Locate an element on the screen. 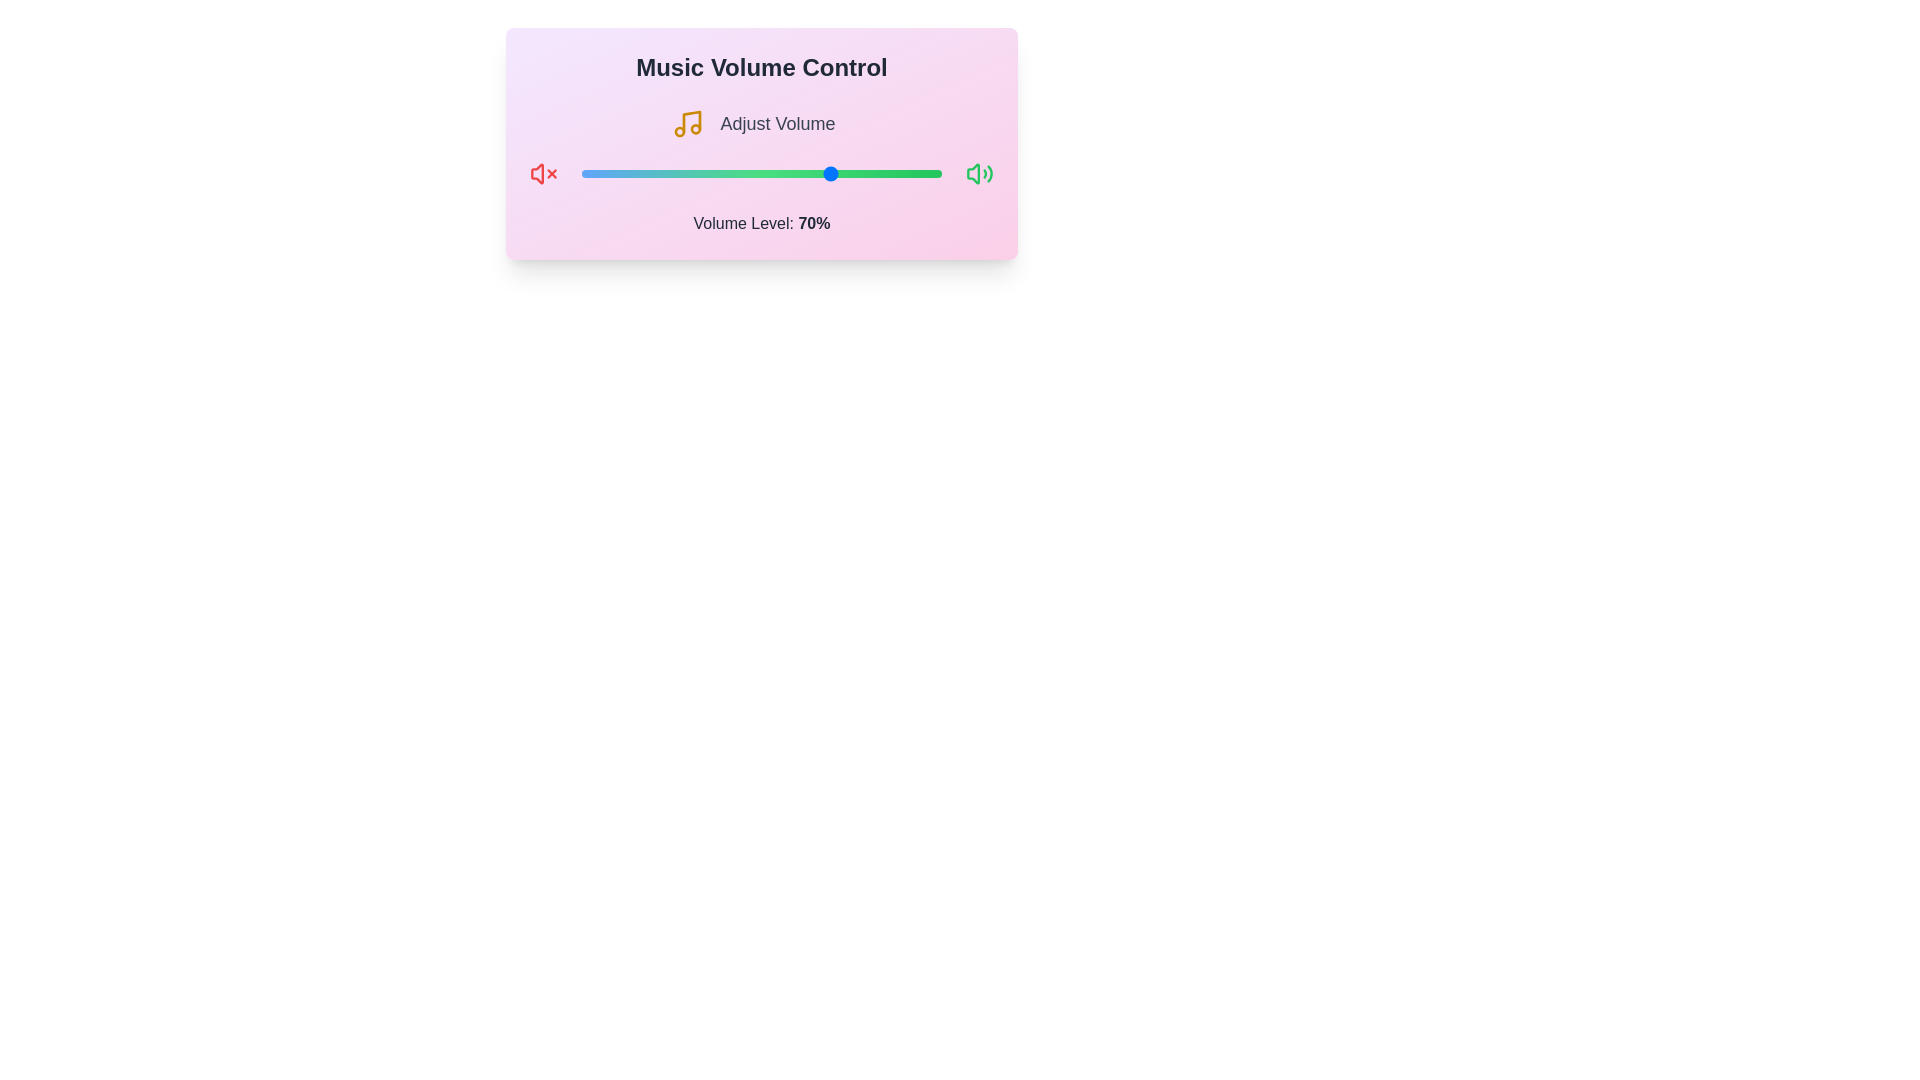  the volume slider to 93% is located at coordinates (915, 172).